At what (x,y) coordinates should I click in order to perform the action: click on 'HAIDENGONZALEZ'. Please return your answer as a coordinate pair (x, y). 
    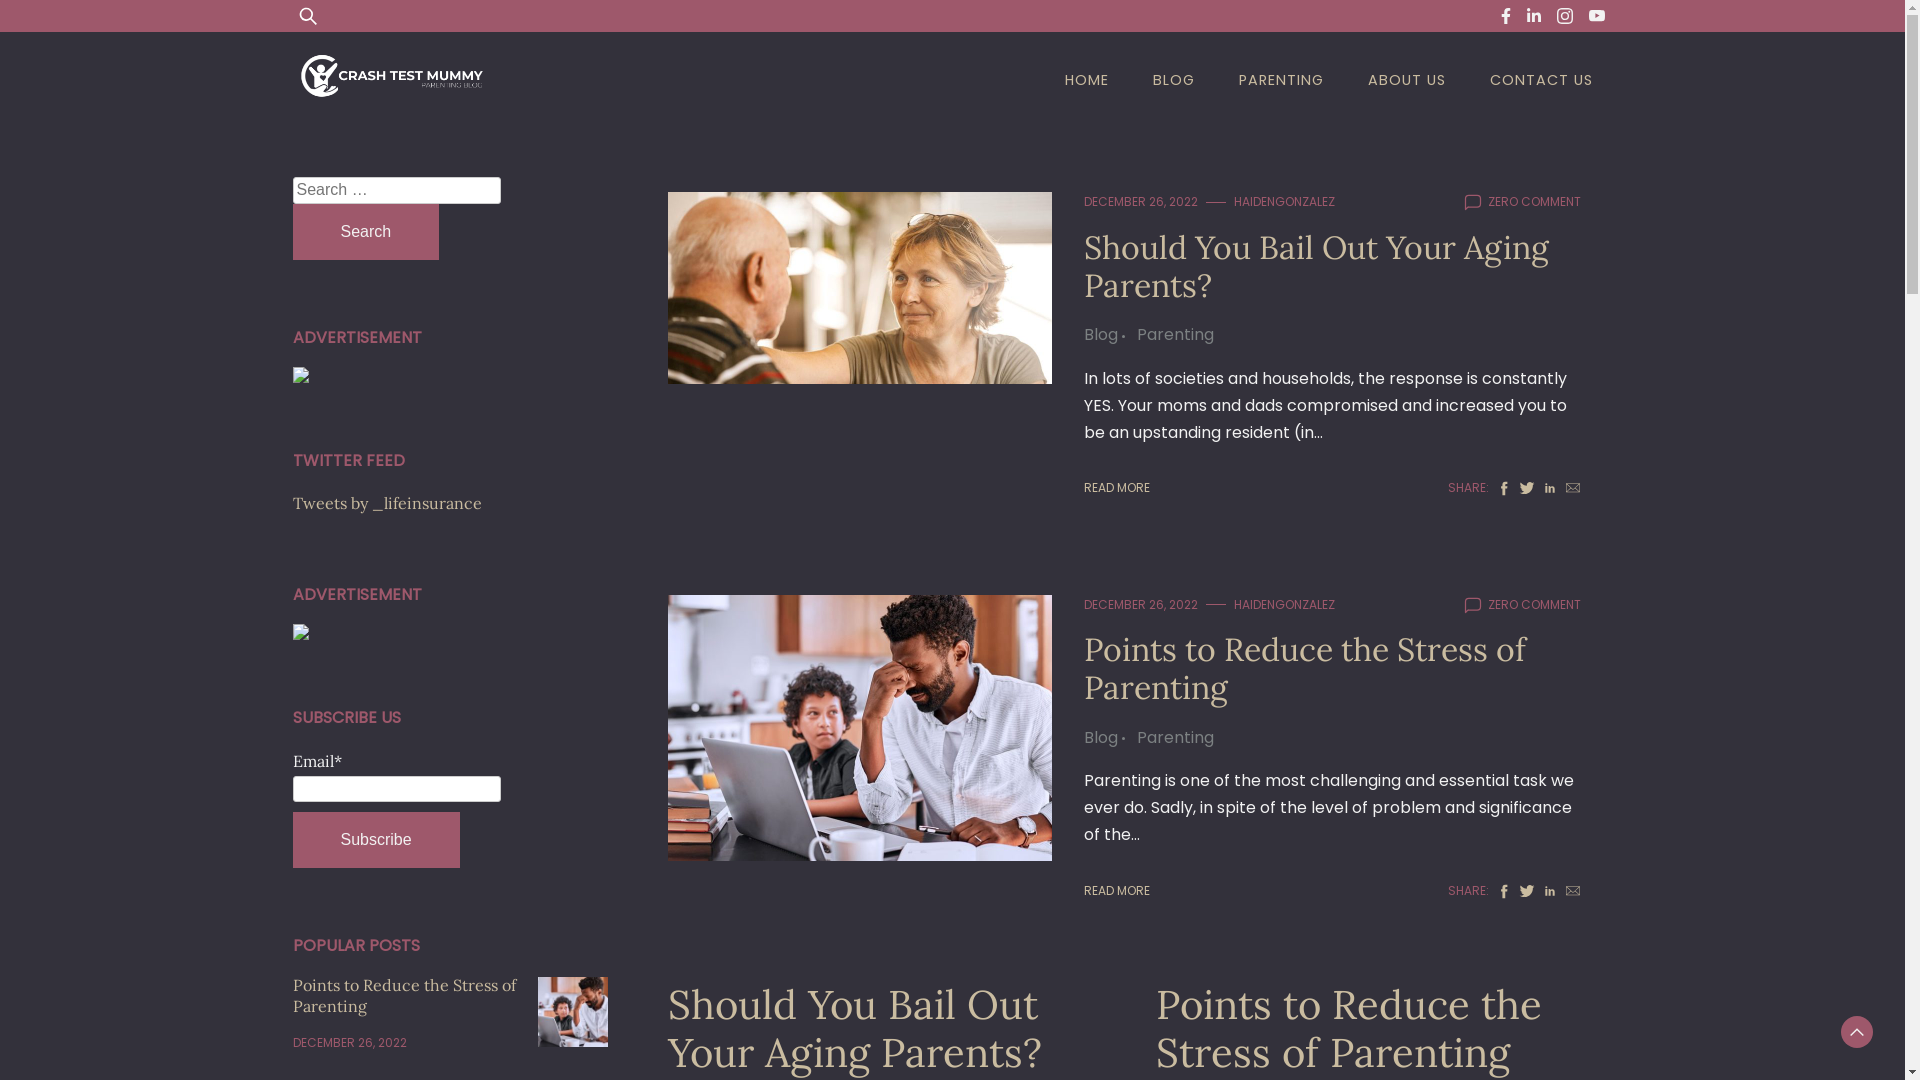
    Looking at the image, I should click on (1284, 201).